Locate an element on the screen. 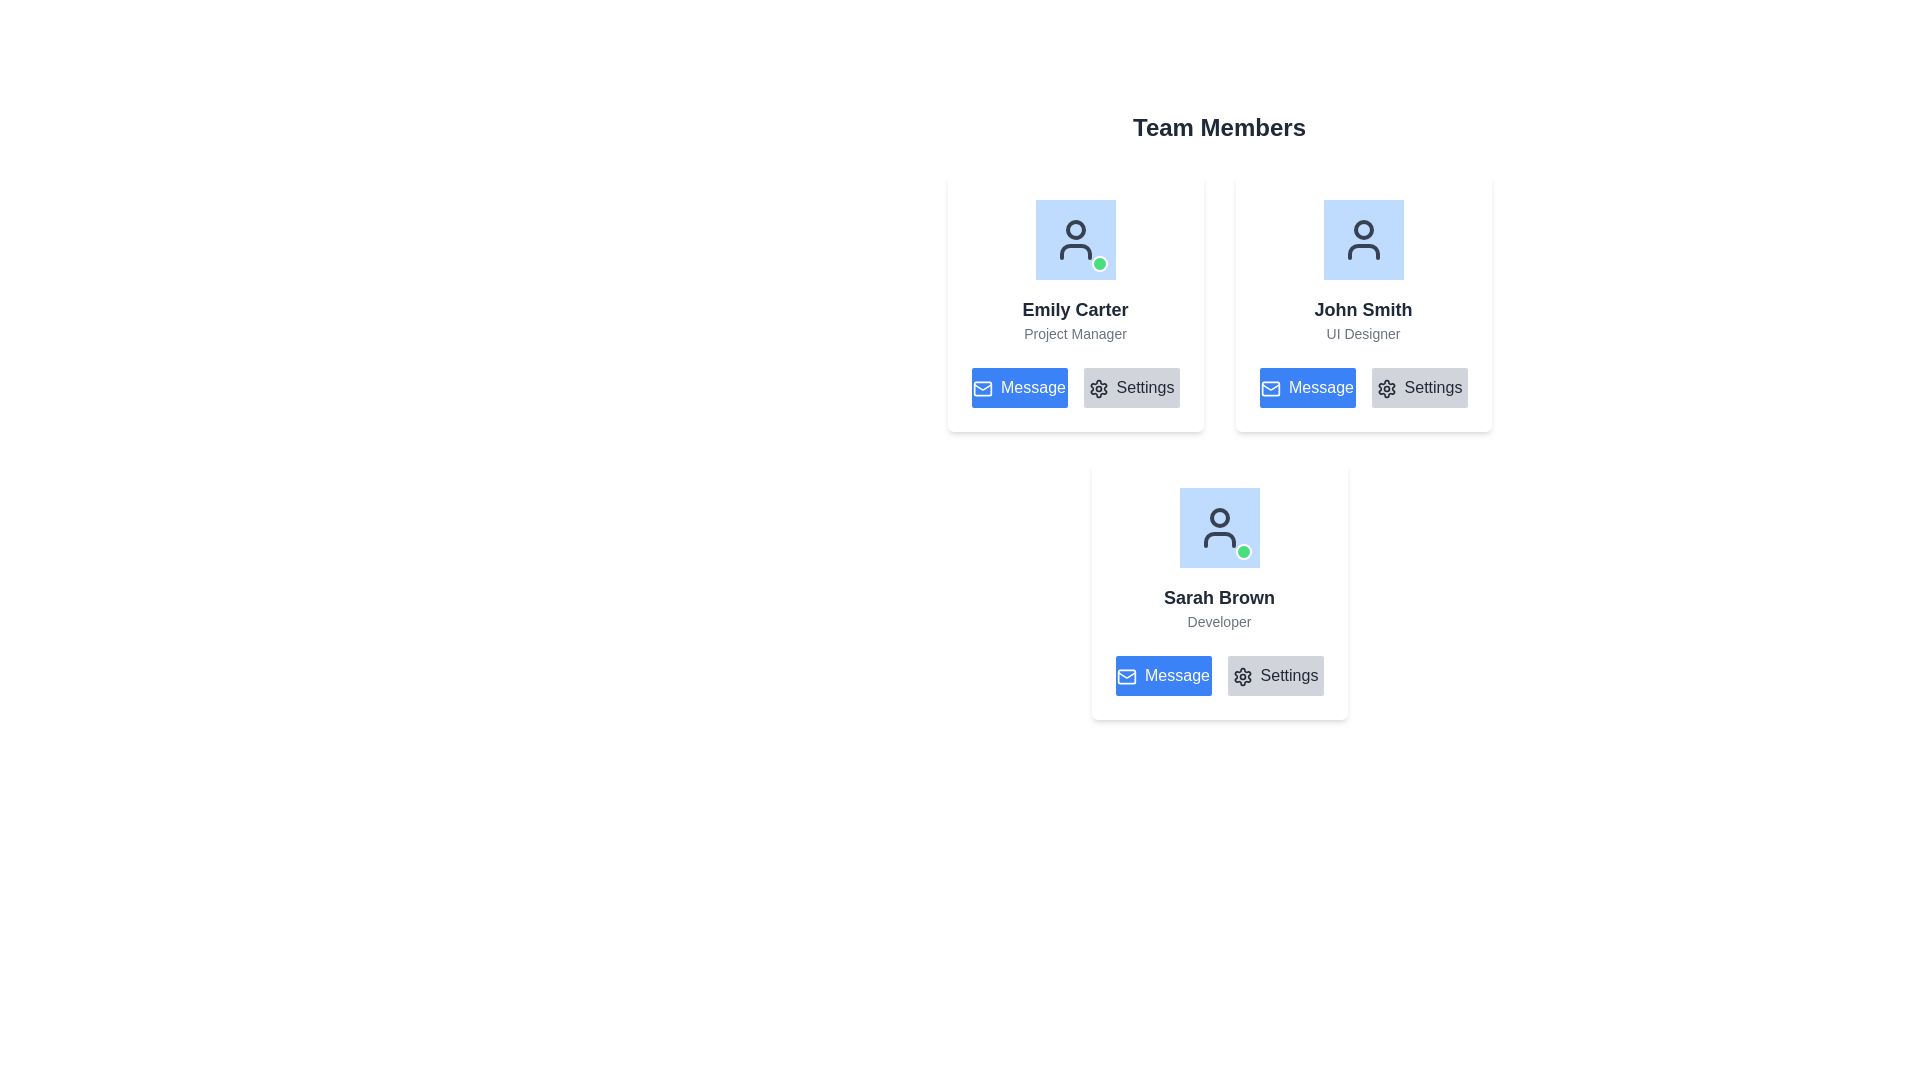 This screenshot has width=1920, height=1080. the small circular shape representing an image or icon component located at the top-center of the user card titled 'John Smith, UI Designer' is located at coordinates (1362, 229).